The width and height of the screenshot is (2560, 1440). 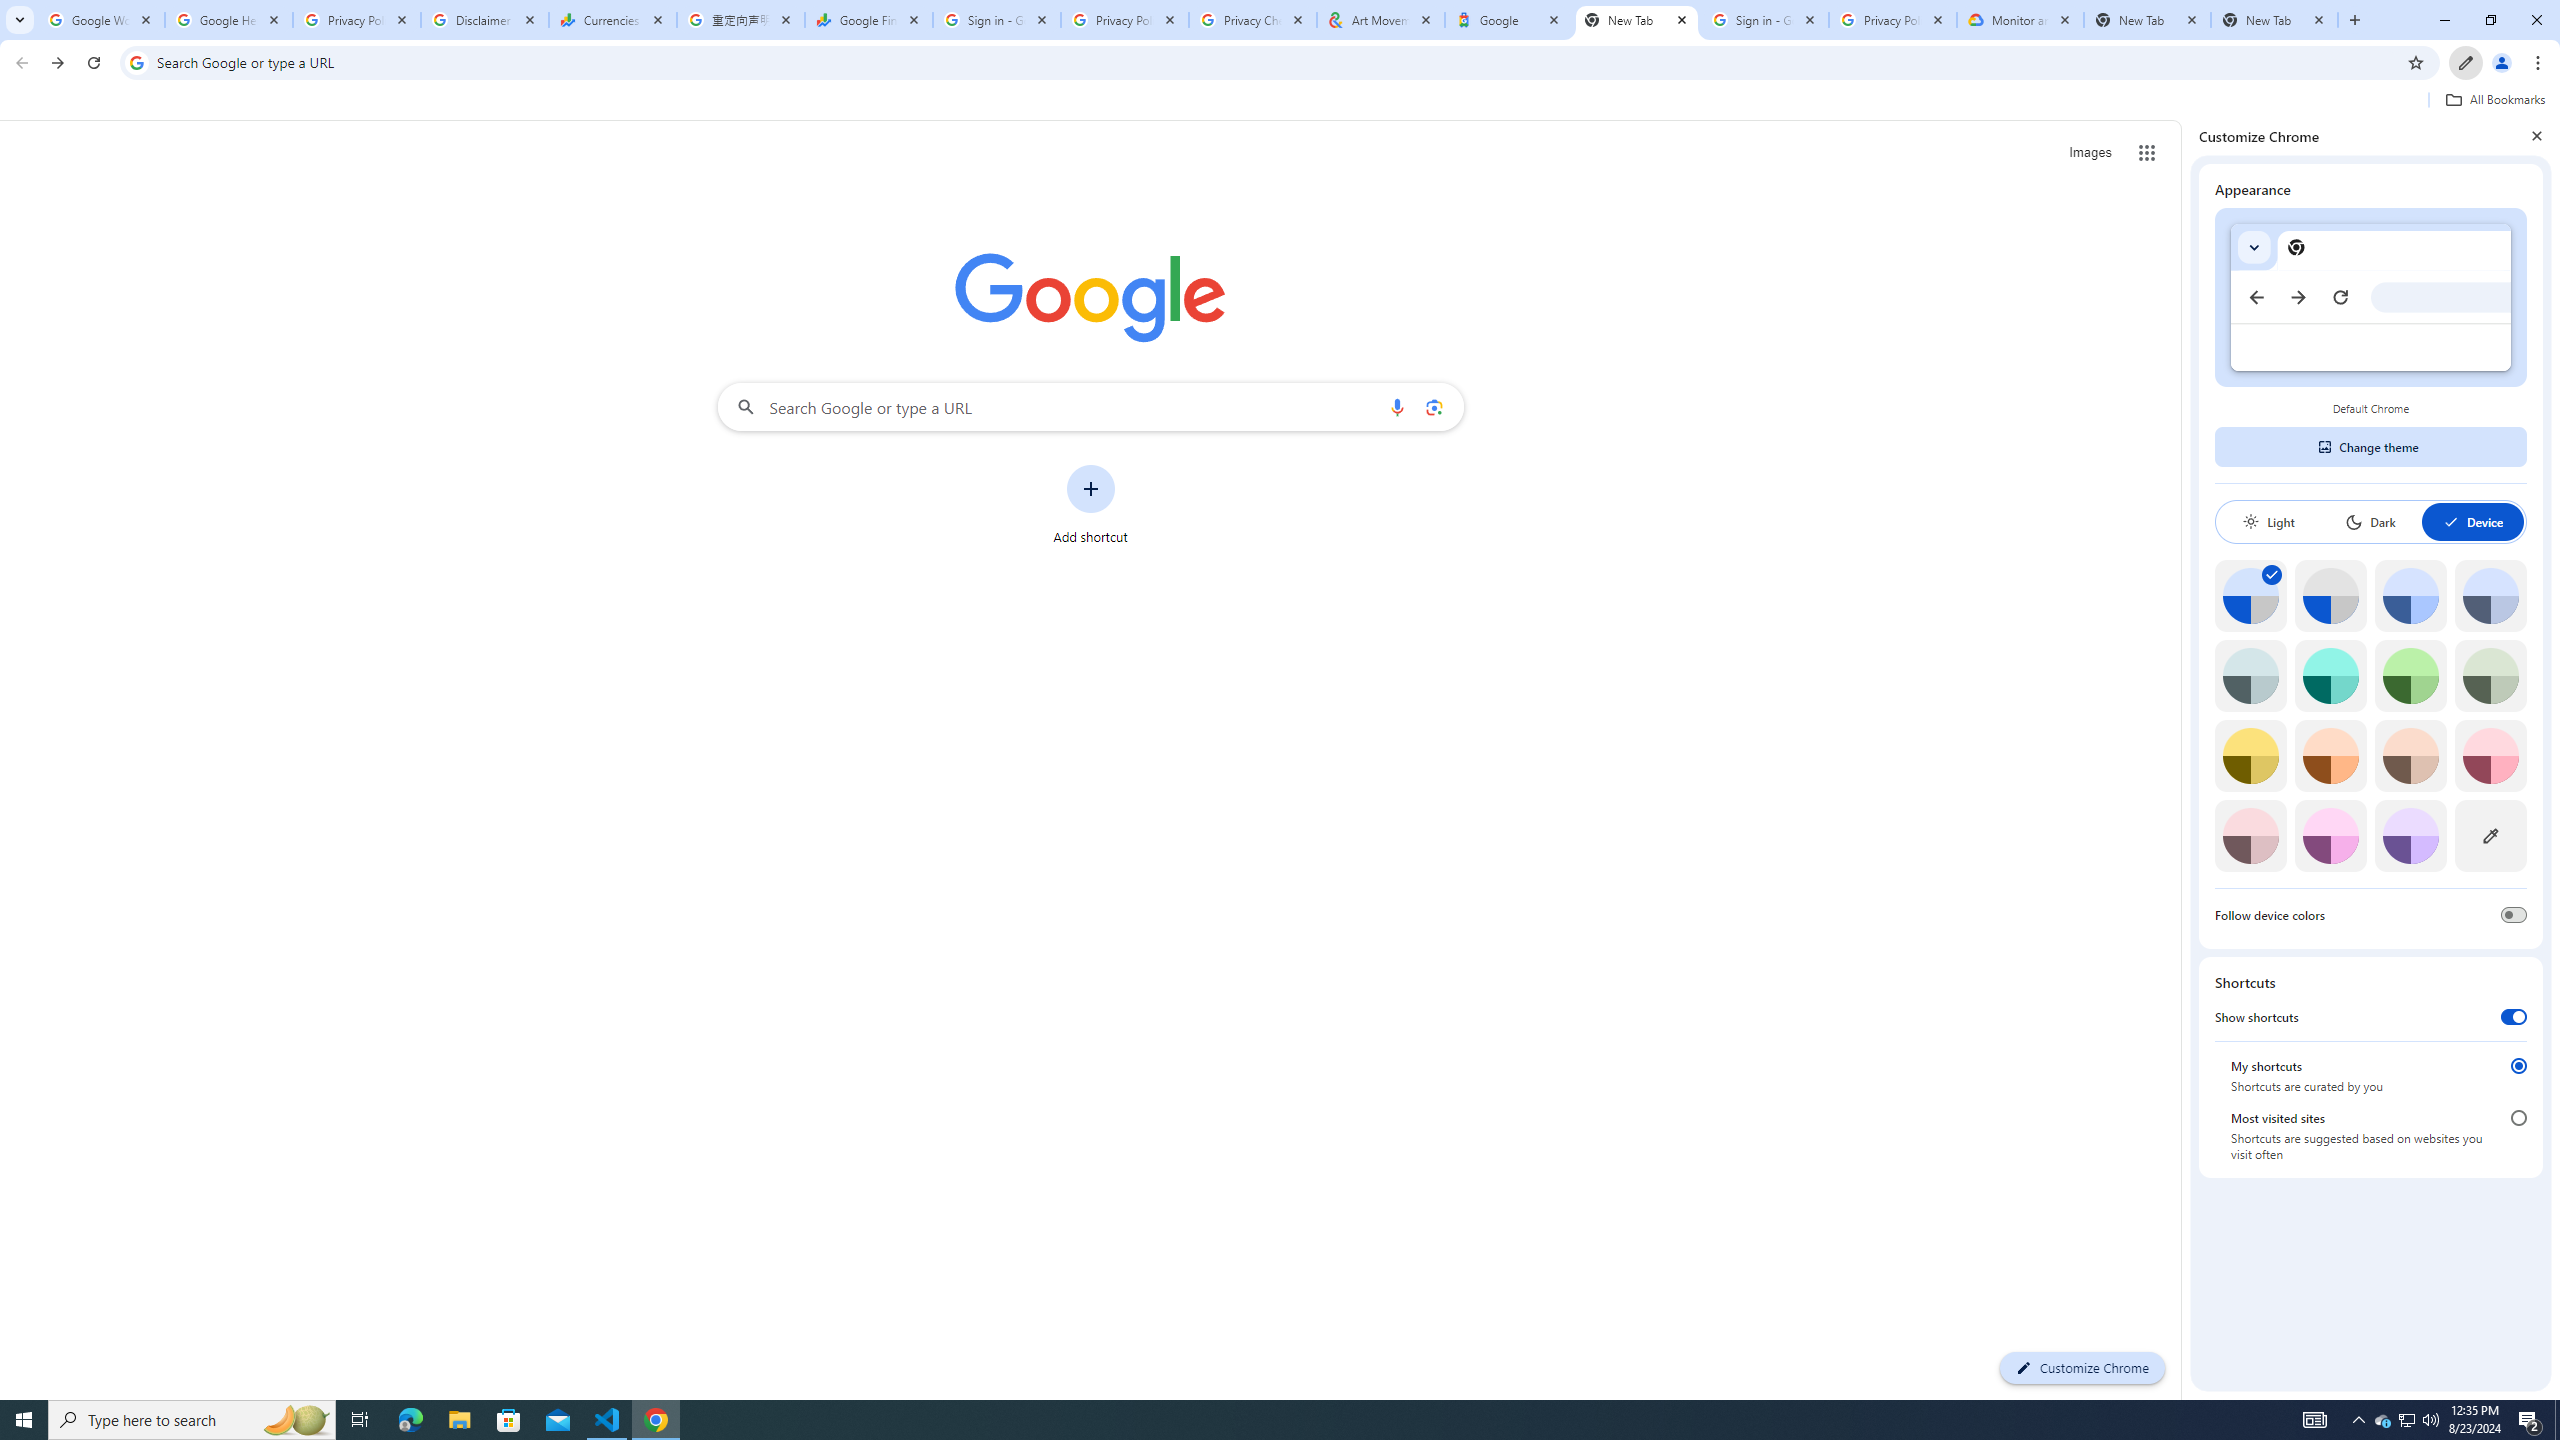 I want to click on 'All Bookmarks', so click(x=2494, y=99).